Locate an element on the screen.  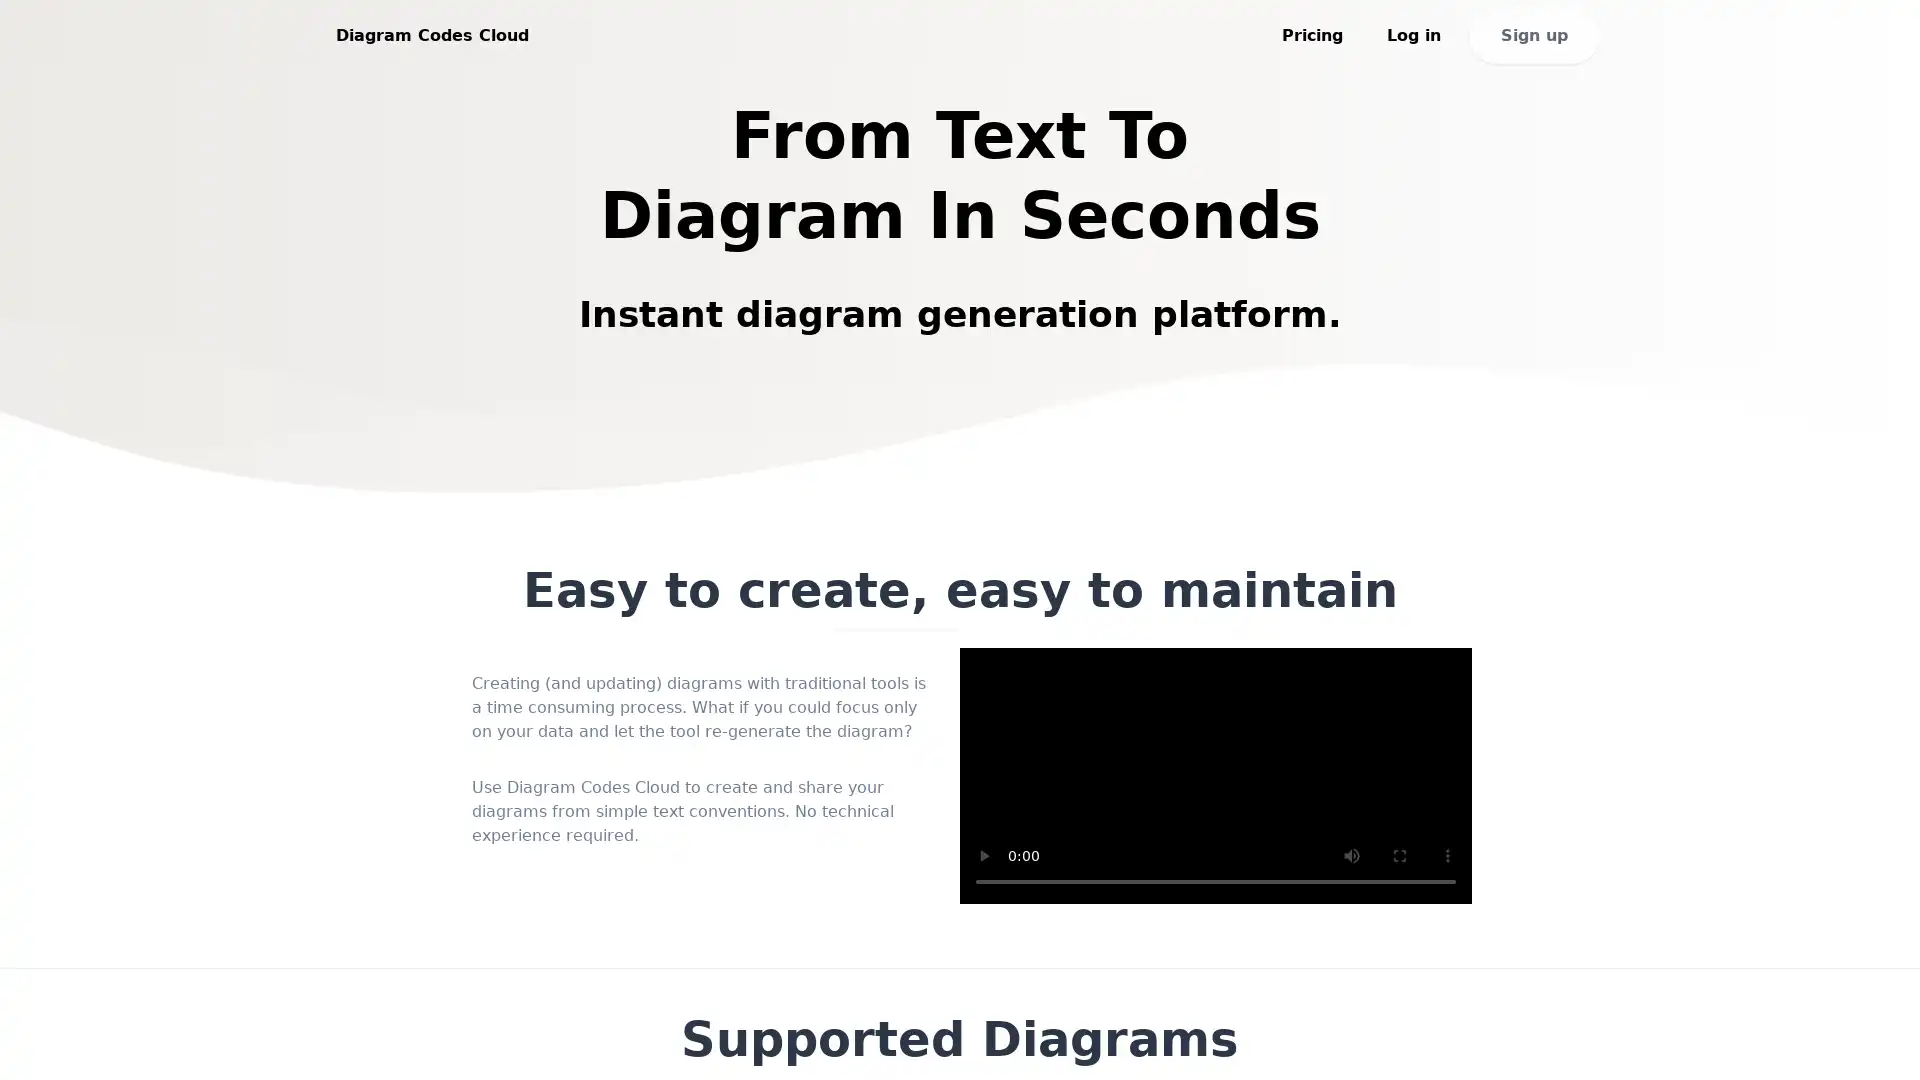
enter full screen is located at coordinates (1399, 855).